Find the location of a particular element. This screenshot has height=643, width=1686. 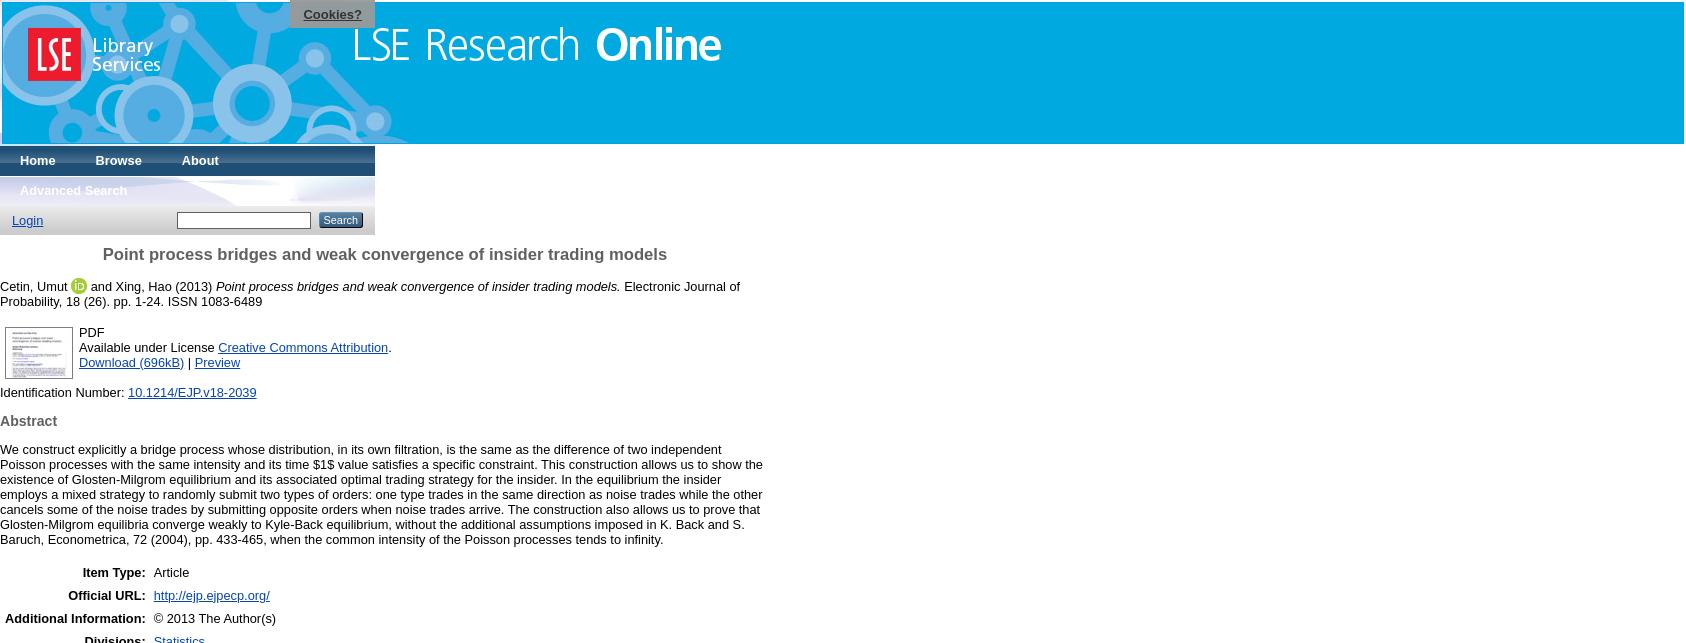

'We construct explicitly a bridge process whose distribution, in its own filtration, is the same as the difference of two independent Poisson processes with the same intensity and its time $1$ value satisfies a specific constraint. This construction allows us to show the existence of Glosten-Milgrom equilibrium and its associated optimal trading strategy for the insider. In the equilibrium the insider employs a mixed strategy to randomly submit two types of orders: one type trades in the same direction as noise trades while the other cancels some of the noise trades by submitting opposite orders when noise trades arrive. The construction also allows us to prove that Glosten-Milgrom equilibria converge weakly to Kyle-Back equilibrium, without the additional assumptions imposed in K. Back and S. Baruch, Econometrica, 72 (2004), pp. 433-465, when the common intensity of the Poisson processes tends to infinity.' is located at coordinates (0, 492).